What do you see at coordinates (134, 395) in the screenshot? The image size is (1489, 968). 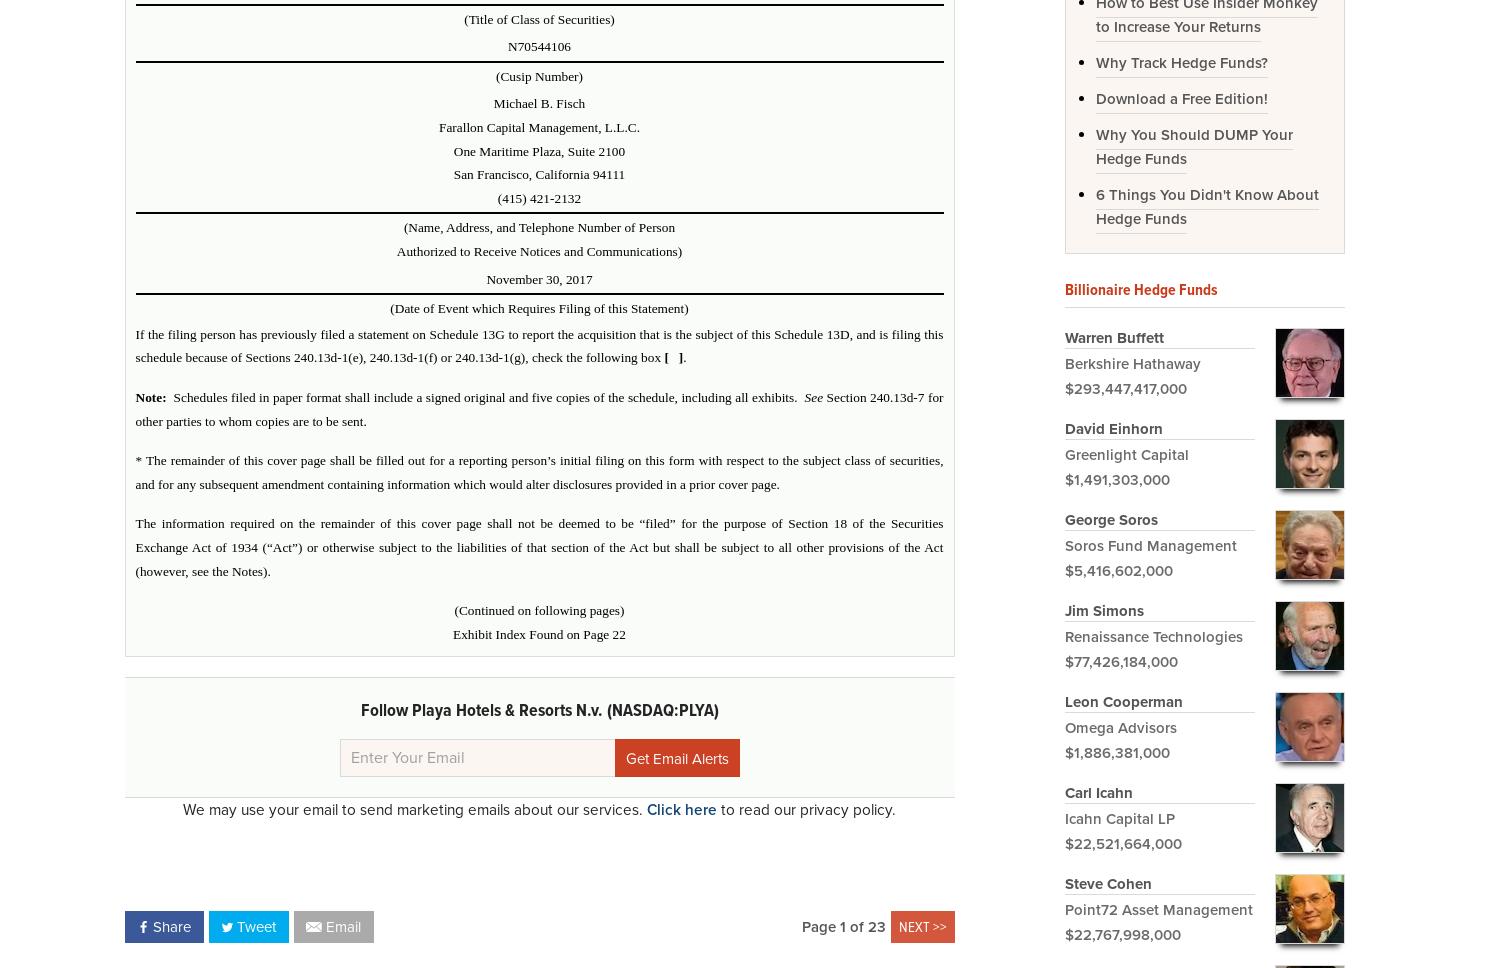 I see `'Note:'` at bounding box center [134, 395].